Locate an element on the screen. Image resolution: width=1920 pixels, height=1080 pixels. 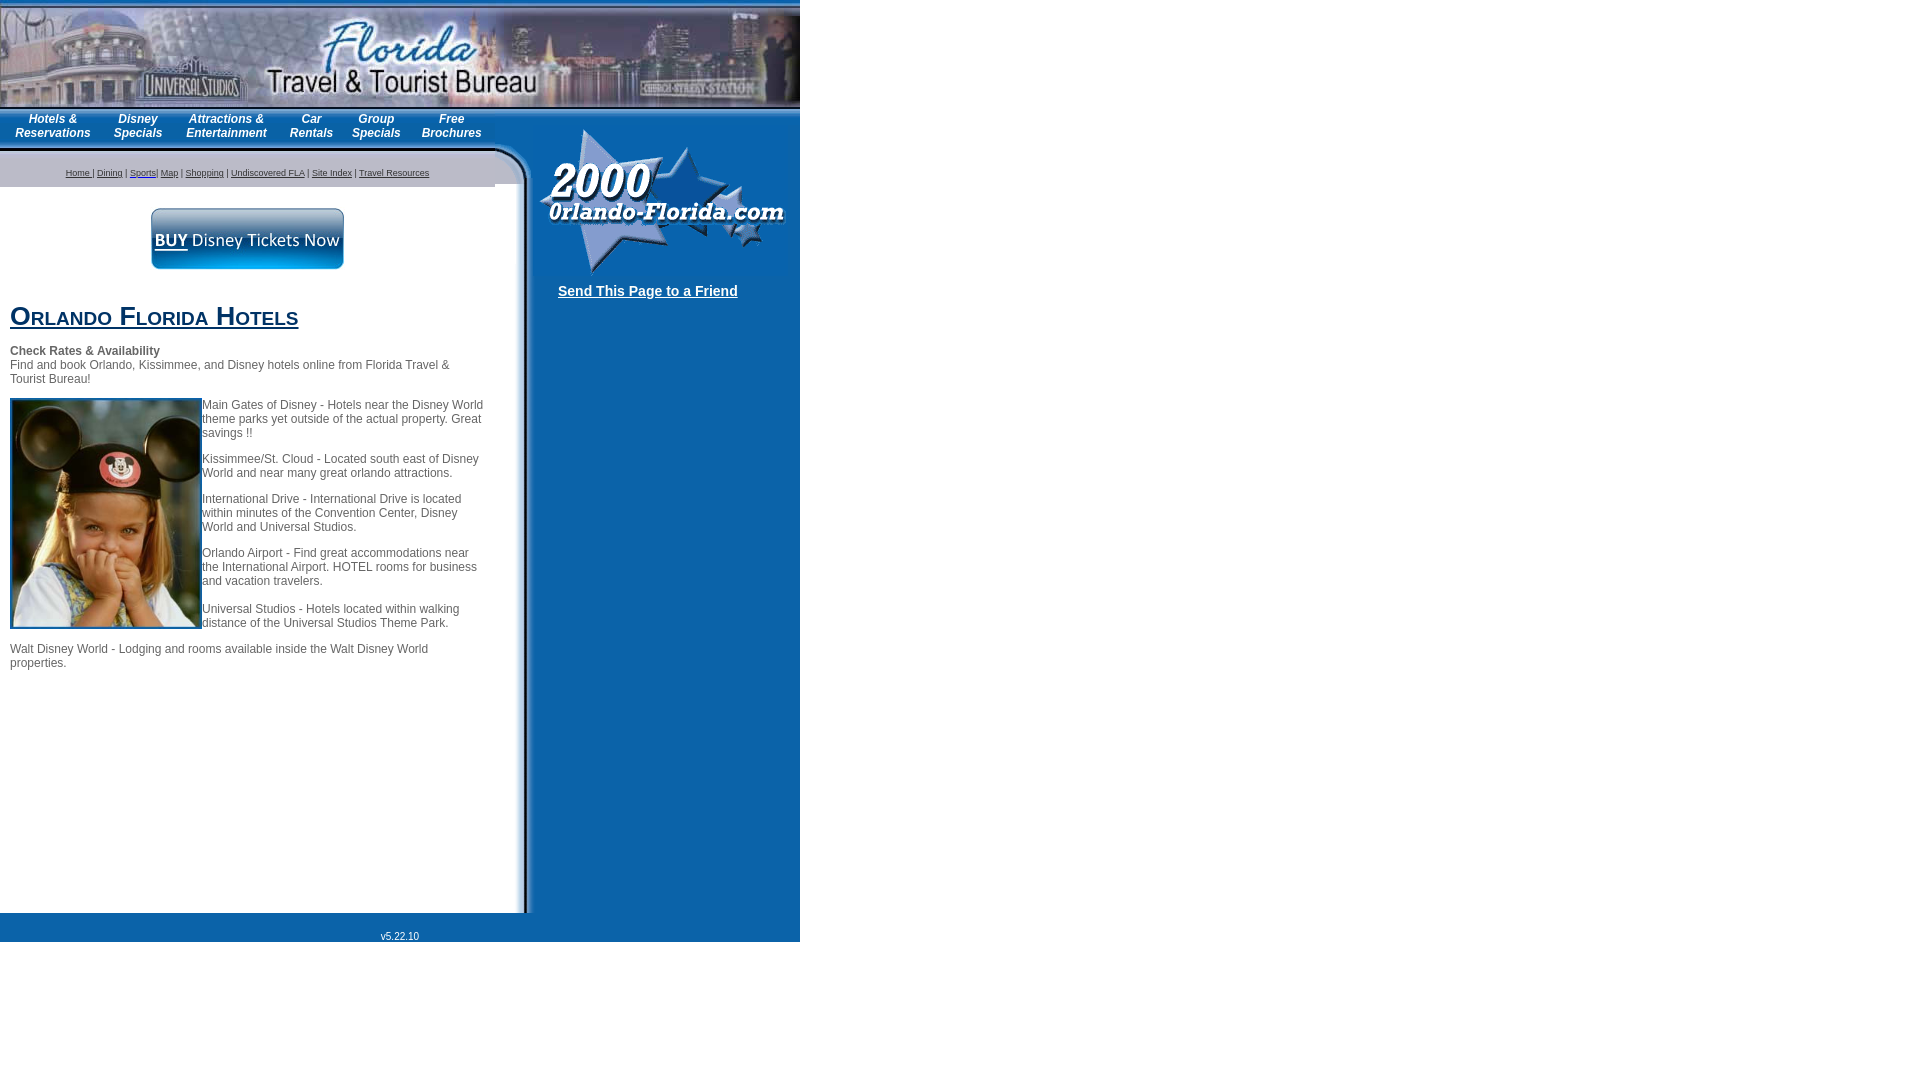
'Sports' is located at coordinates (142, 172).